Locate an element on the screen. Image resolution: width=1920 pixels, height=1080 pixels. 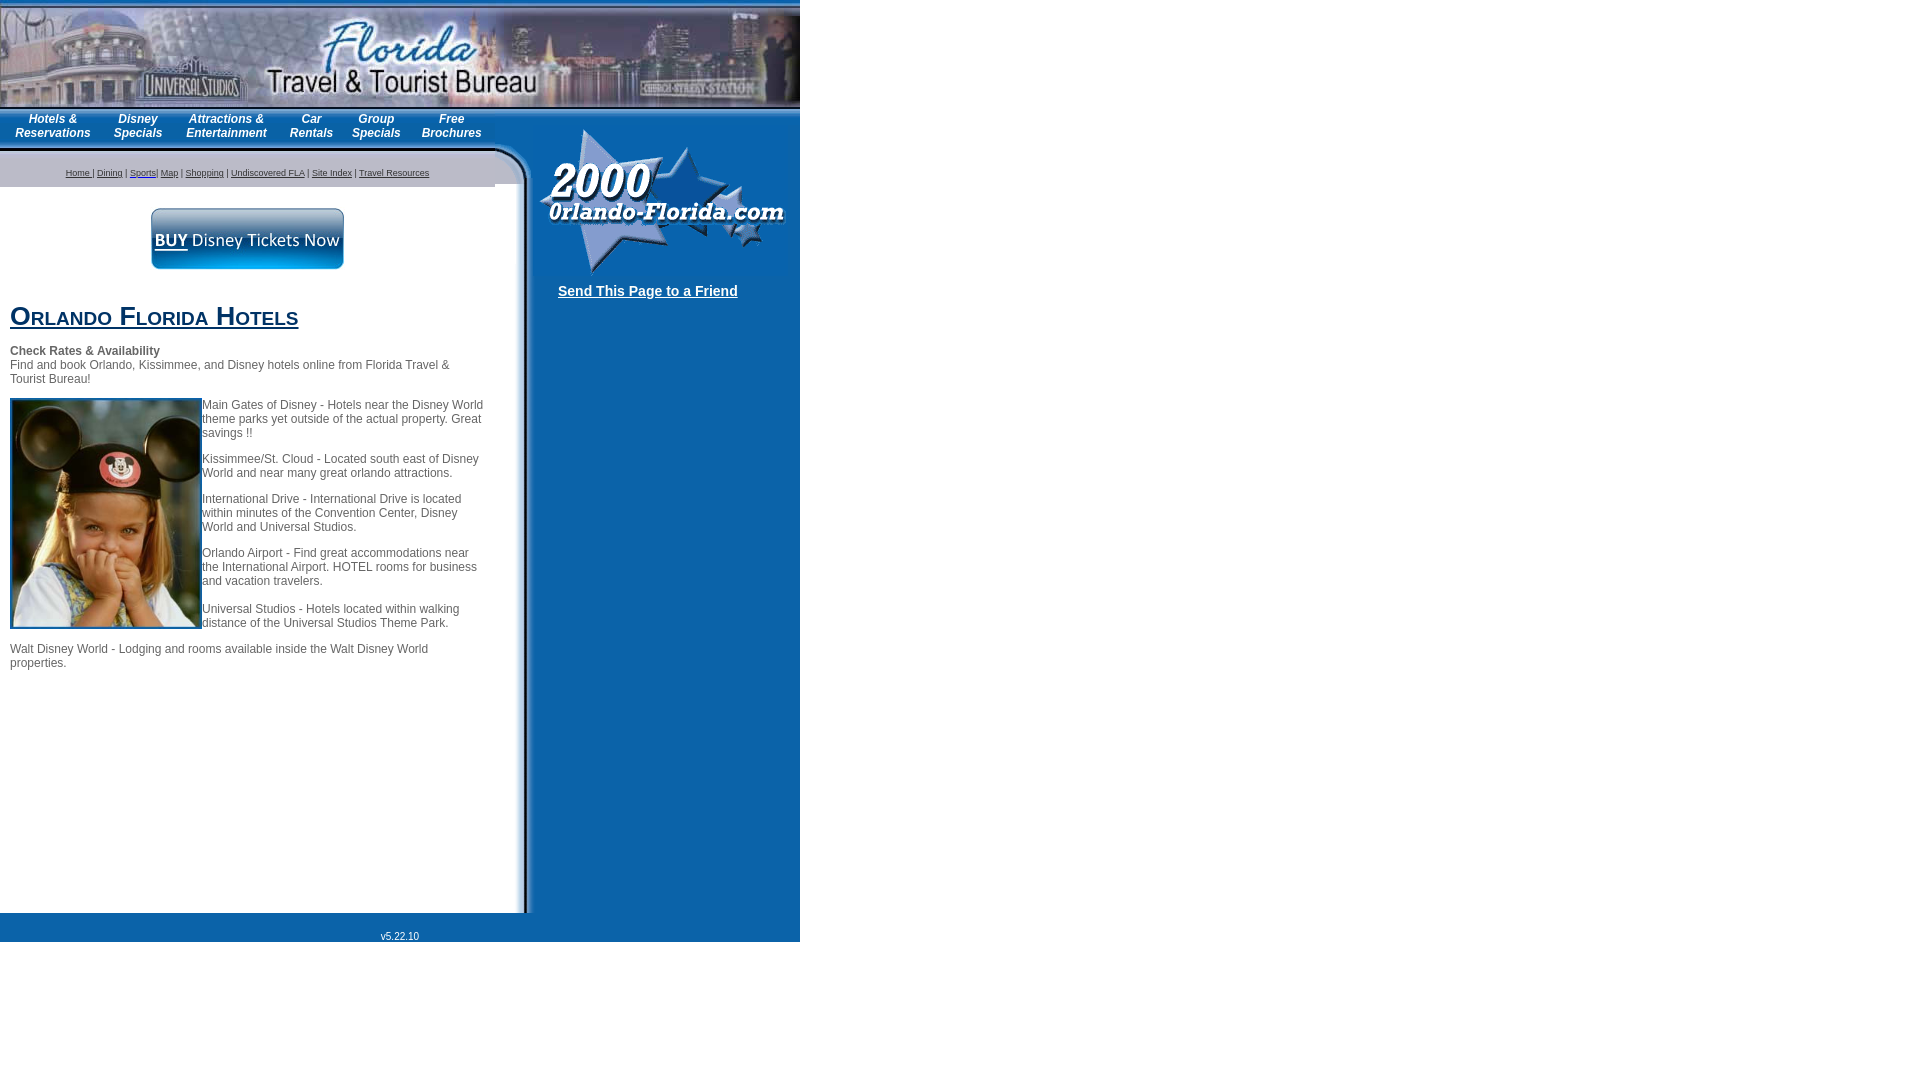
'Sports' is located at coordinates (142, 172).